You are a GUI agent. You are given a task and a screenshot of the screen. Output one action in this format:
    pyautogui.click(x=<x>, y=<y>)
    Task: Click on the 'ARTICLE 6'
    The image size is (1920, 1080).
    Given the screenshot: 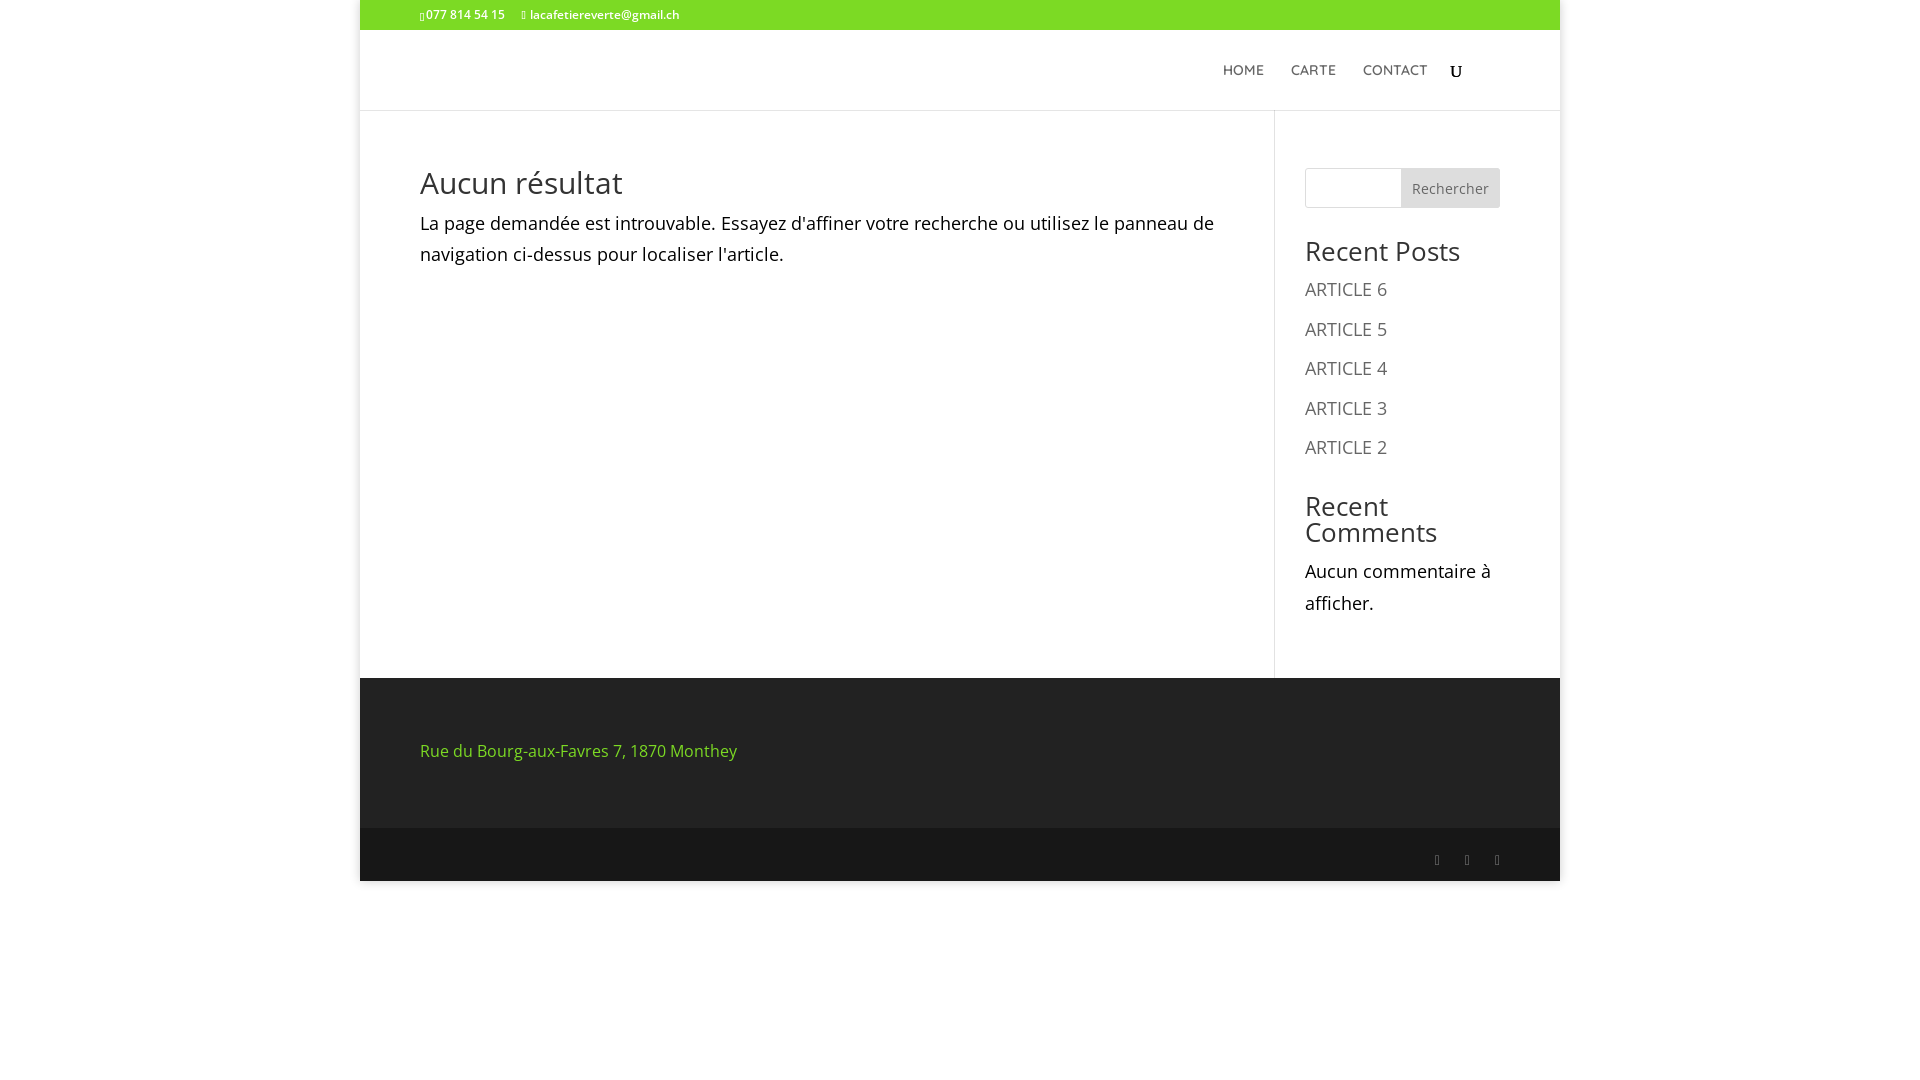 What is the action you would take?
    pyautogui.click(x=1345, y=289)
    